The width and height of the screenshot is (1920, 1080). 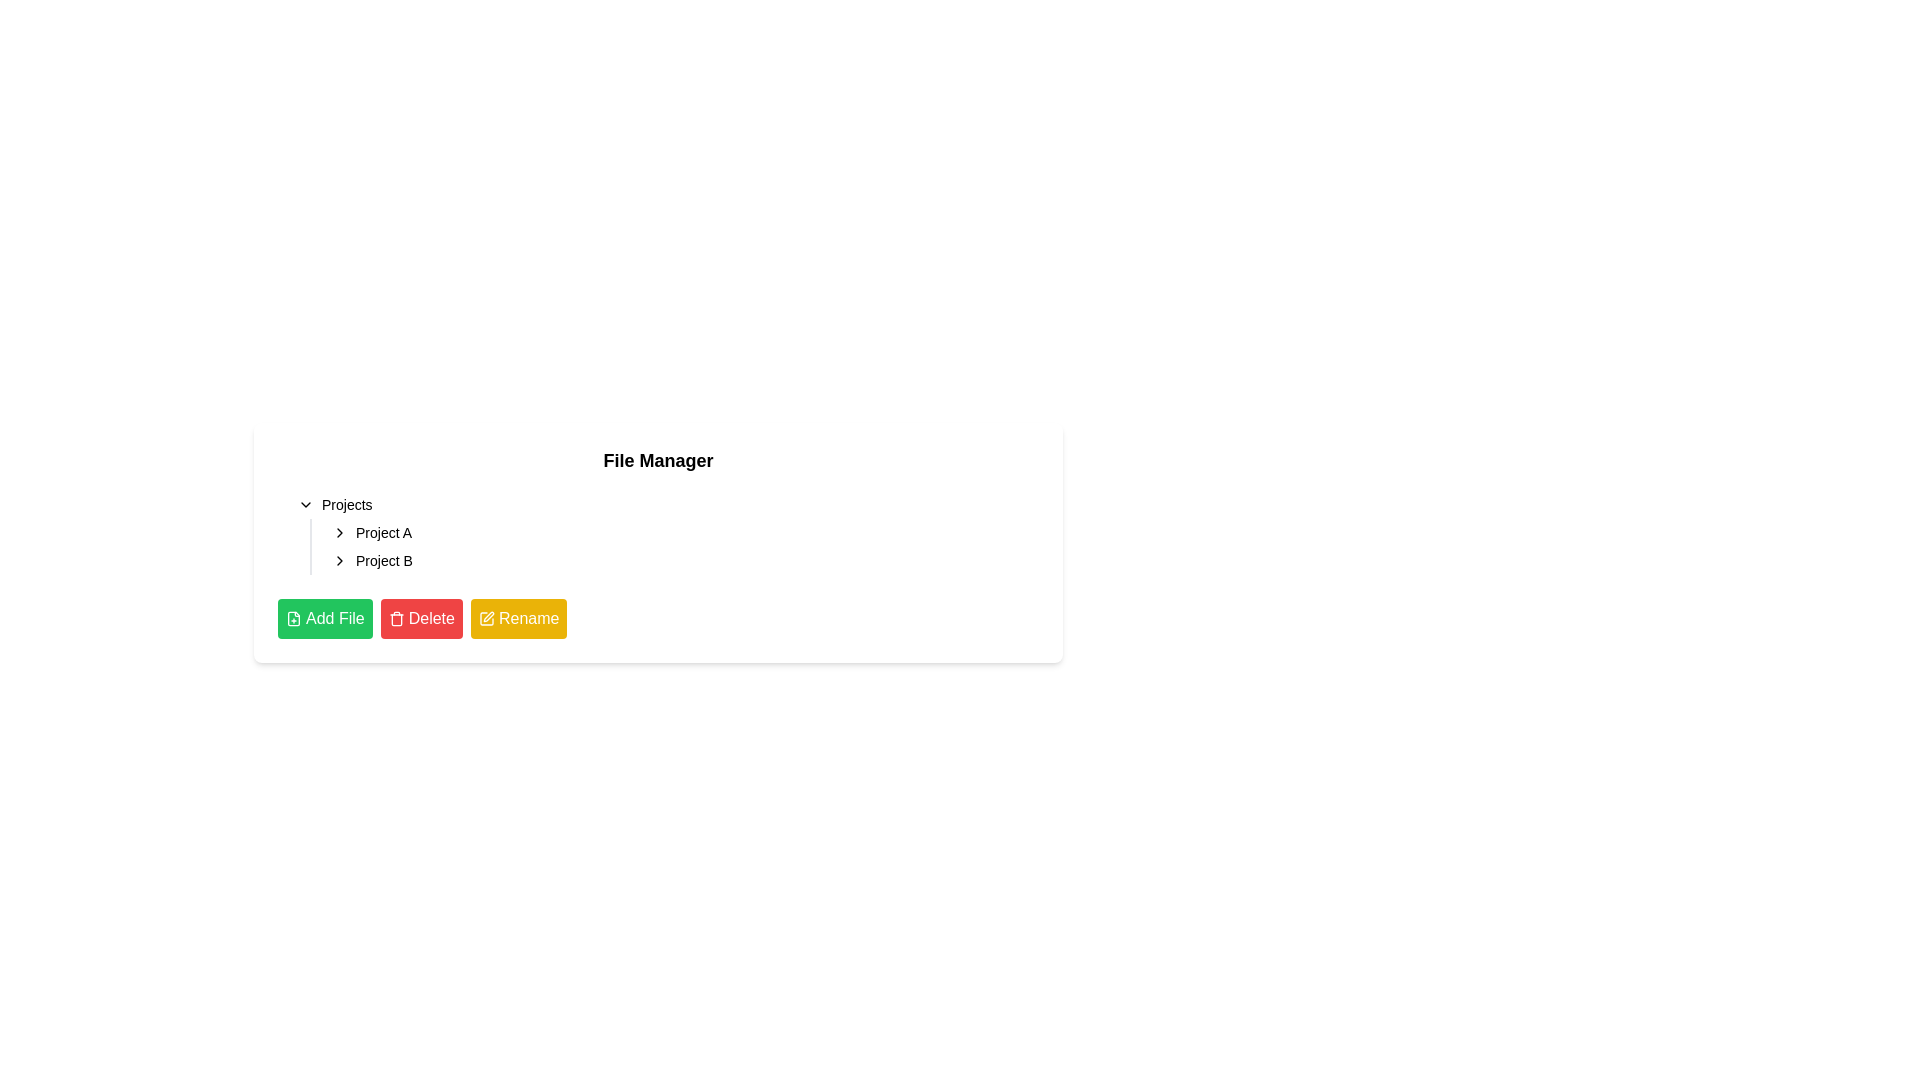 What do you see at coordinates (292, 617) in the screenshot?
I see `the green 'Add File' button located at the bottom left of the 'File Manager' section, which features a file icon with a plus symbol` at bounding box center [292, 617].